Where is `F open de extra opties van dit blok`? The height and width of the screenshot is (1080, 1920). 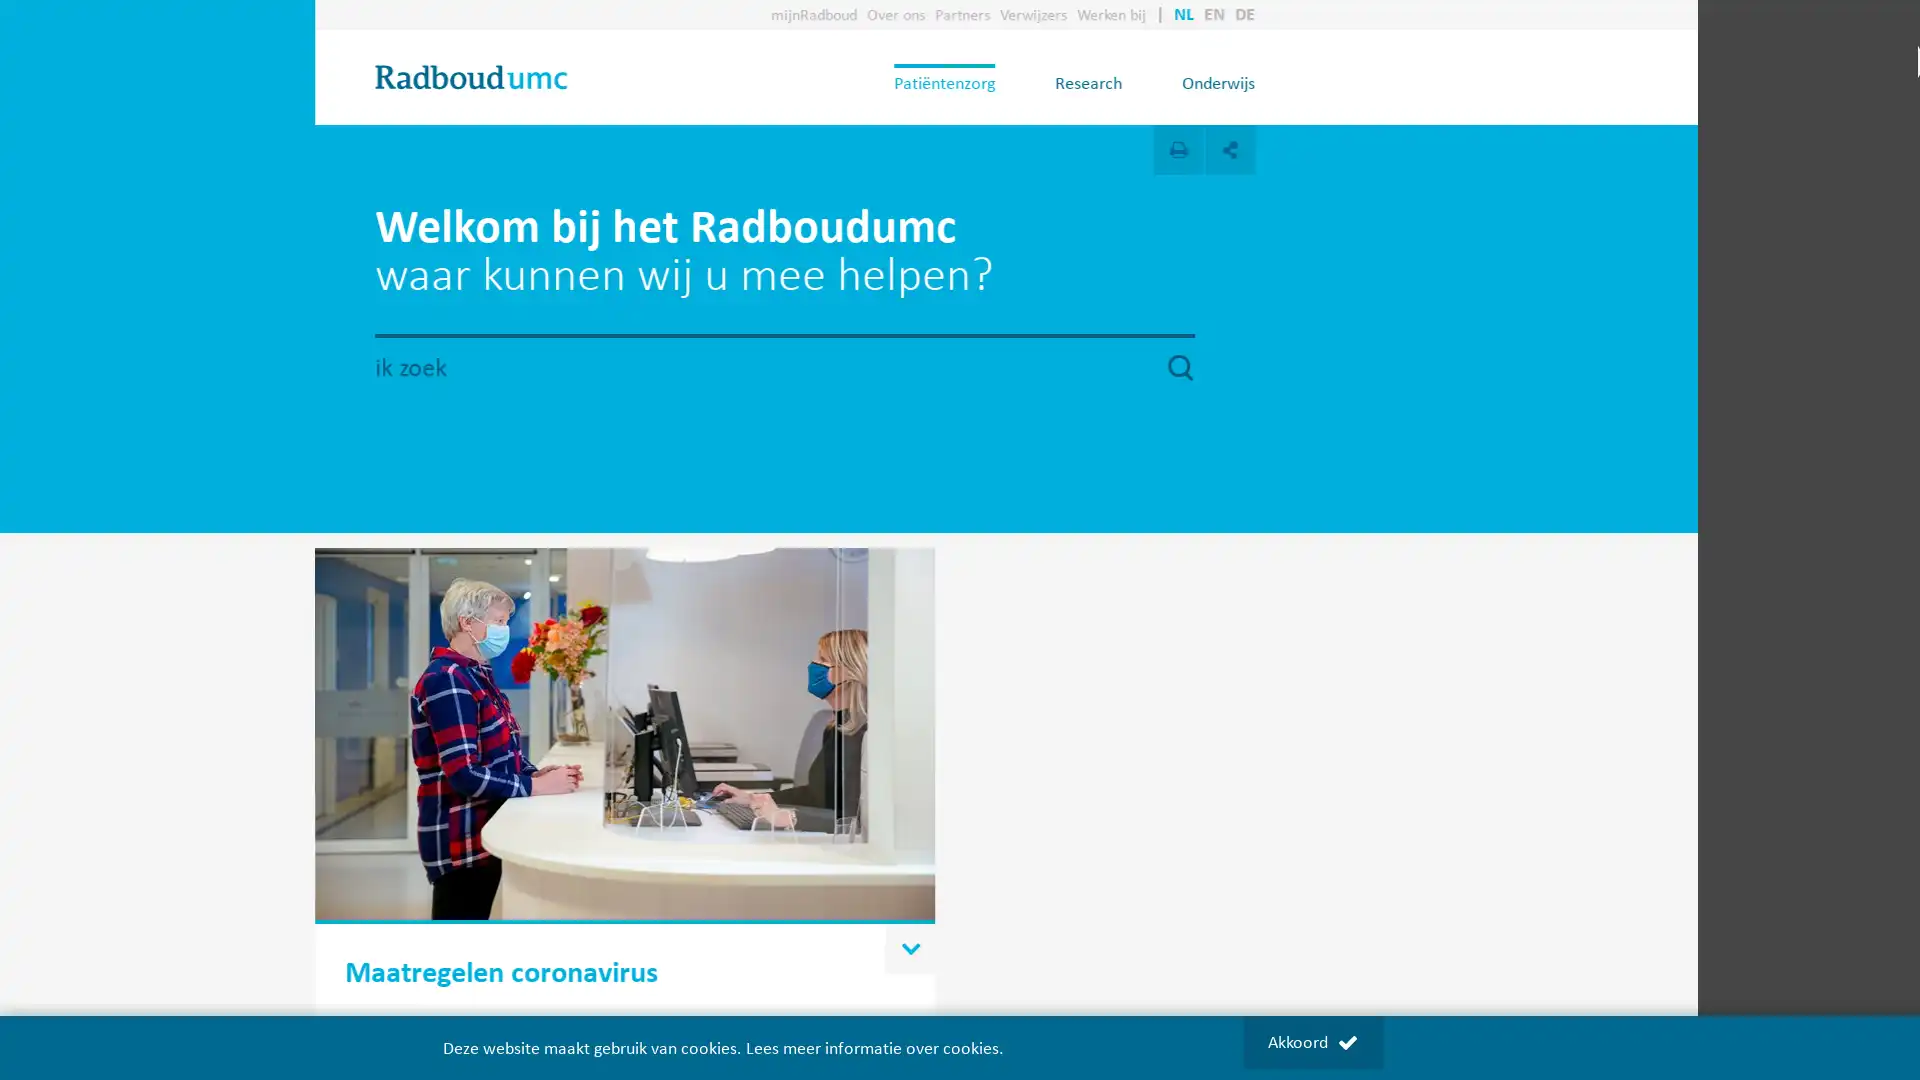
F open de extra opties van dit blok is located at coordinates (1037, 896).